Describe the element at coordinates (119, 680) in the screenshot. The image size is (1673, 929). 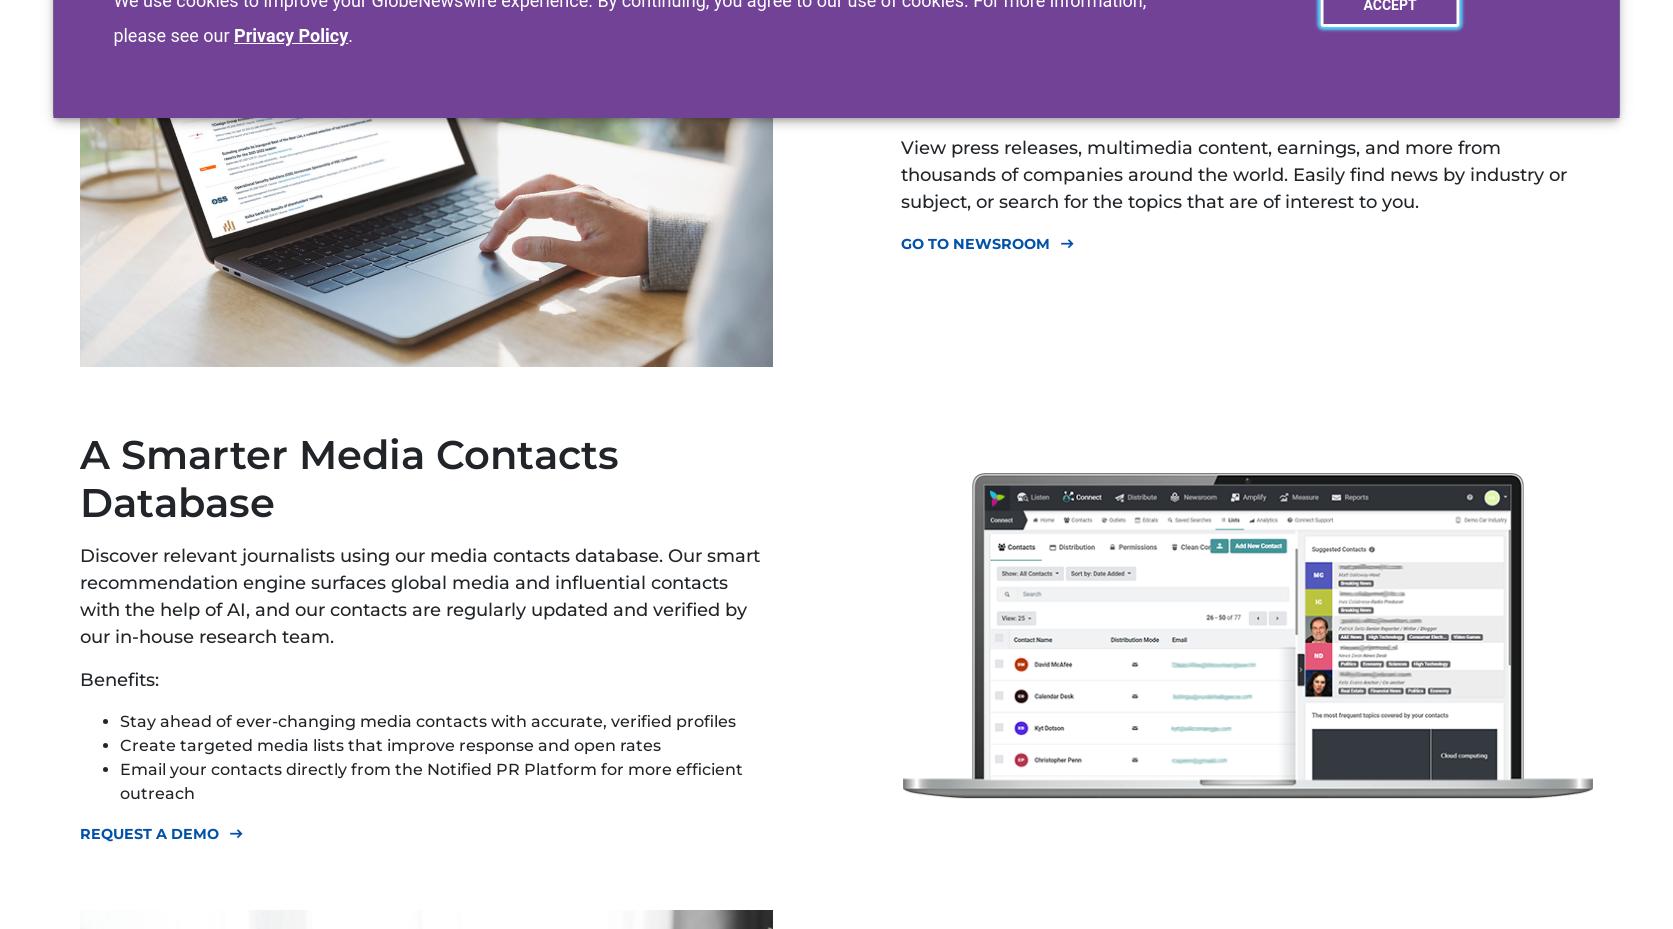
I see `'Benefits:'` at that location.